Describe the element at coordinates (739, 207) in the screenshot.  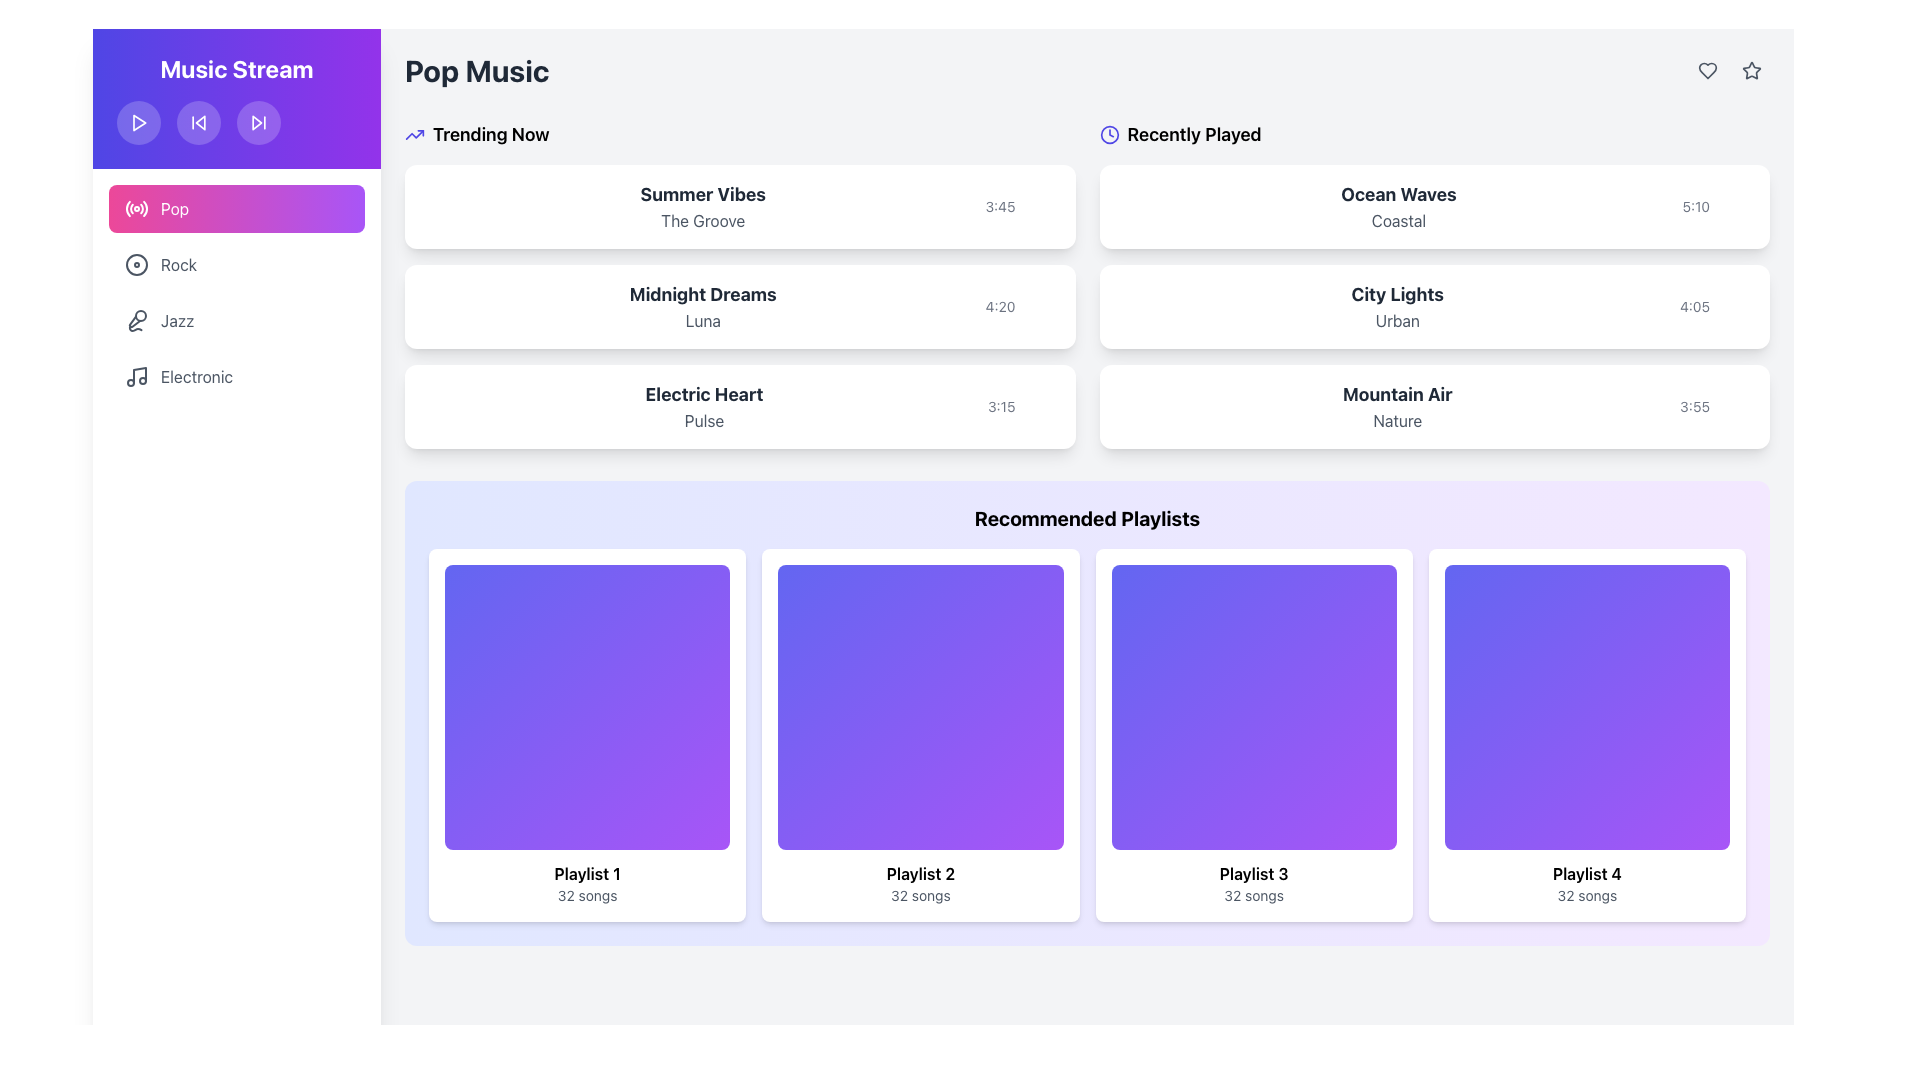
I see `to select the music card showcasing a track in the 'Trending Now' section under 'Pop Music'` at that location.